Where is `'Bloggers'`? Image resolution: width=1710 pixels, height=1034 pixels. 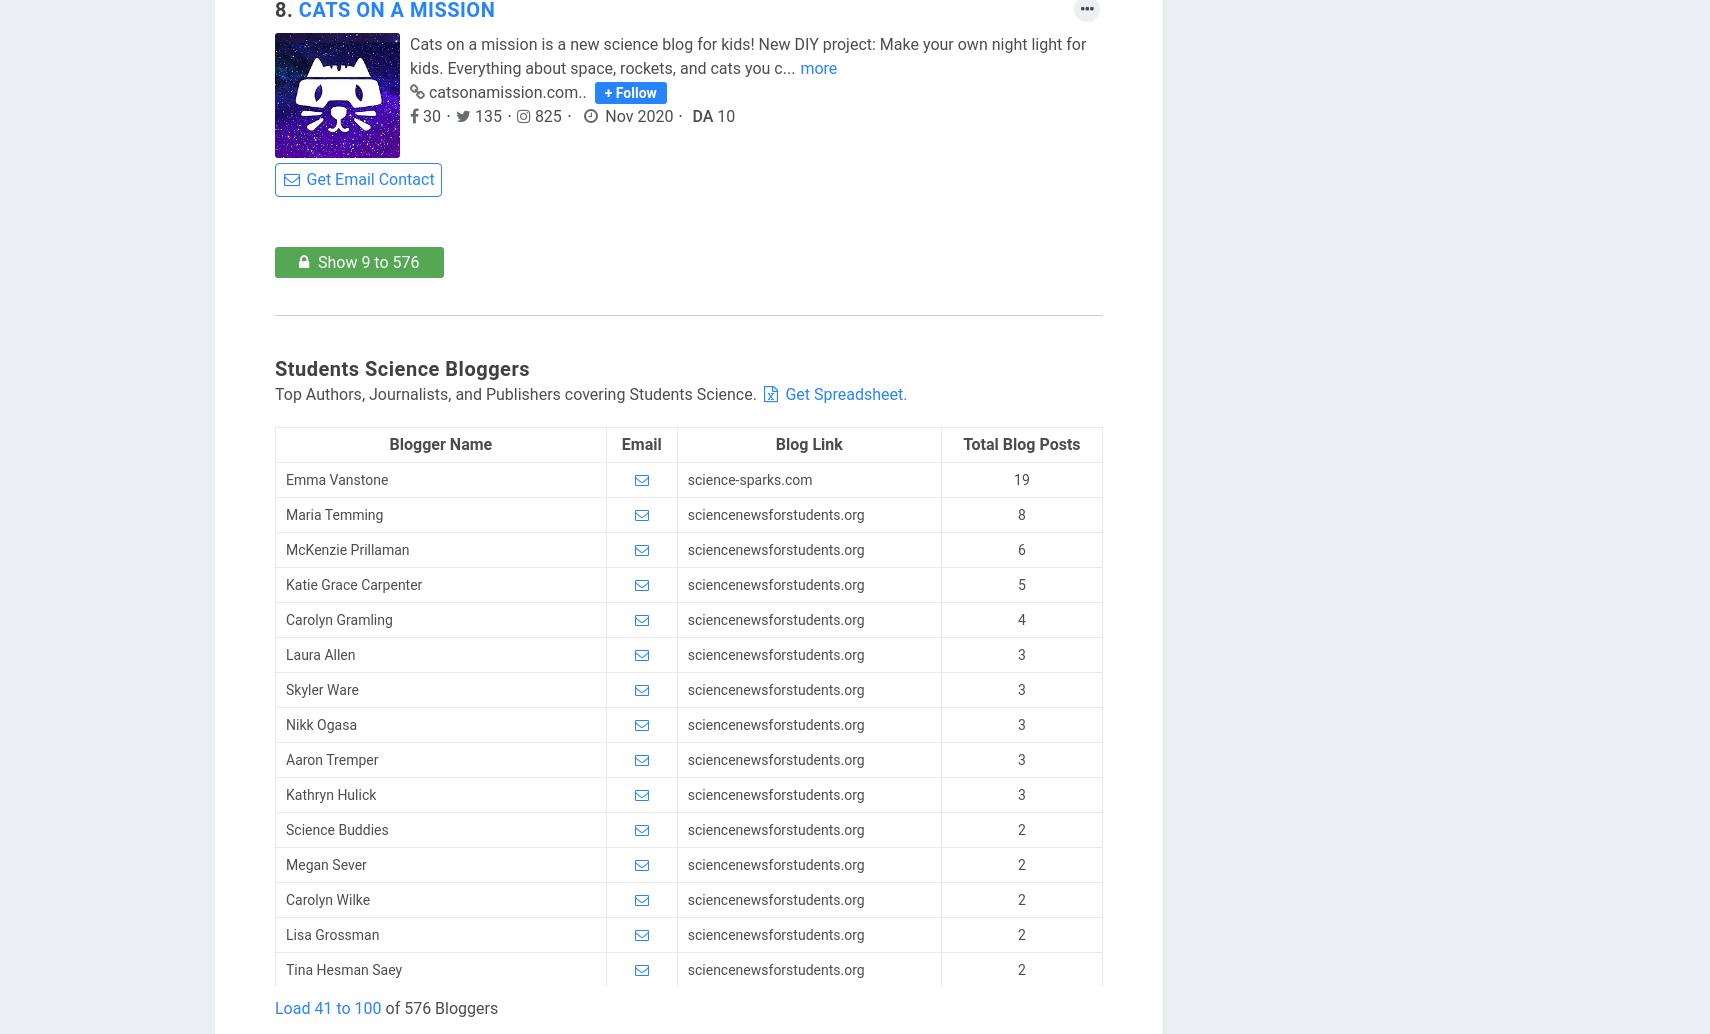
'Bloggers' is located at coordinates (487, 367).